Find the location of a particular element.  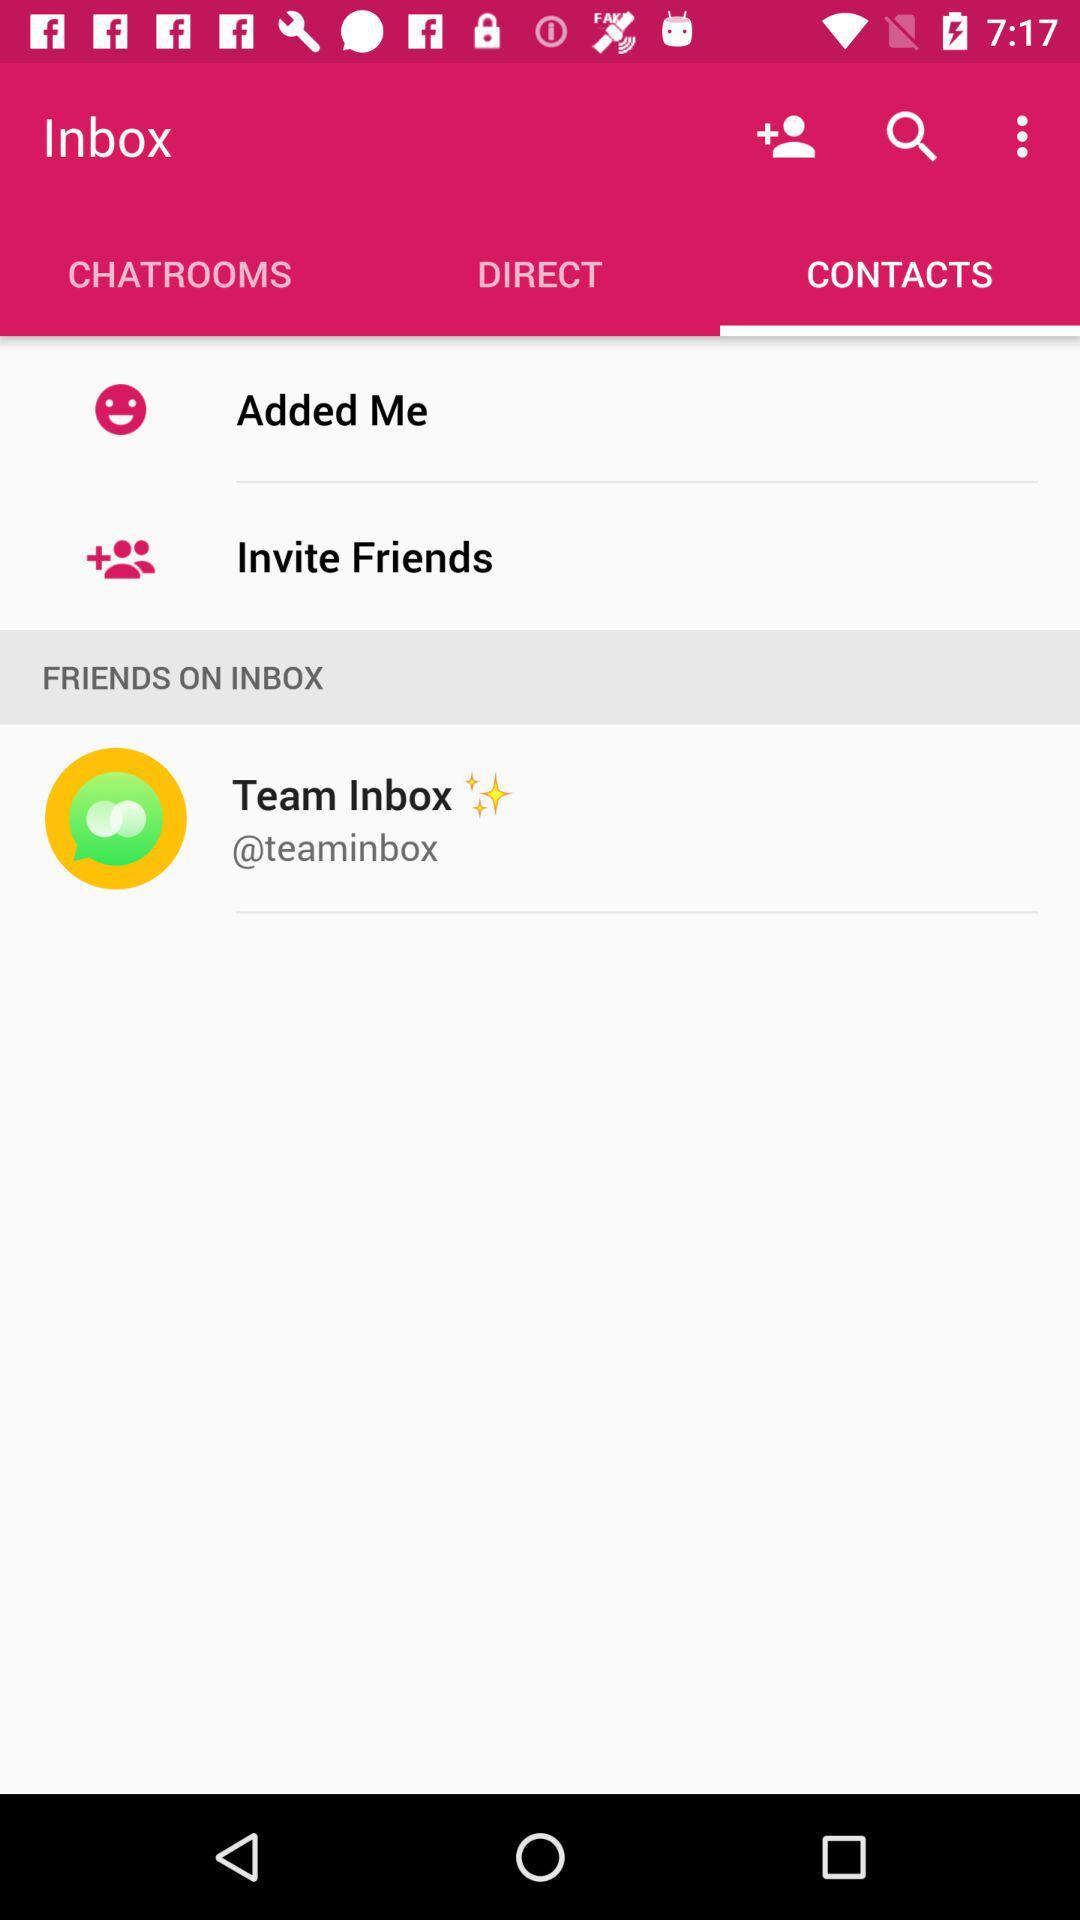

the button next to search icon is located at coordinates (1027, 136).